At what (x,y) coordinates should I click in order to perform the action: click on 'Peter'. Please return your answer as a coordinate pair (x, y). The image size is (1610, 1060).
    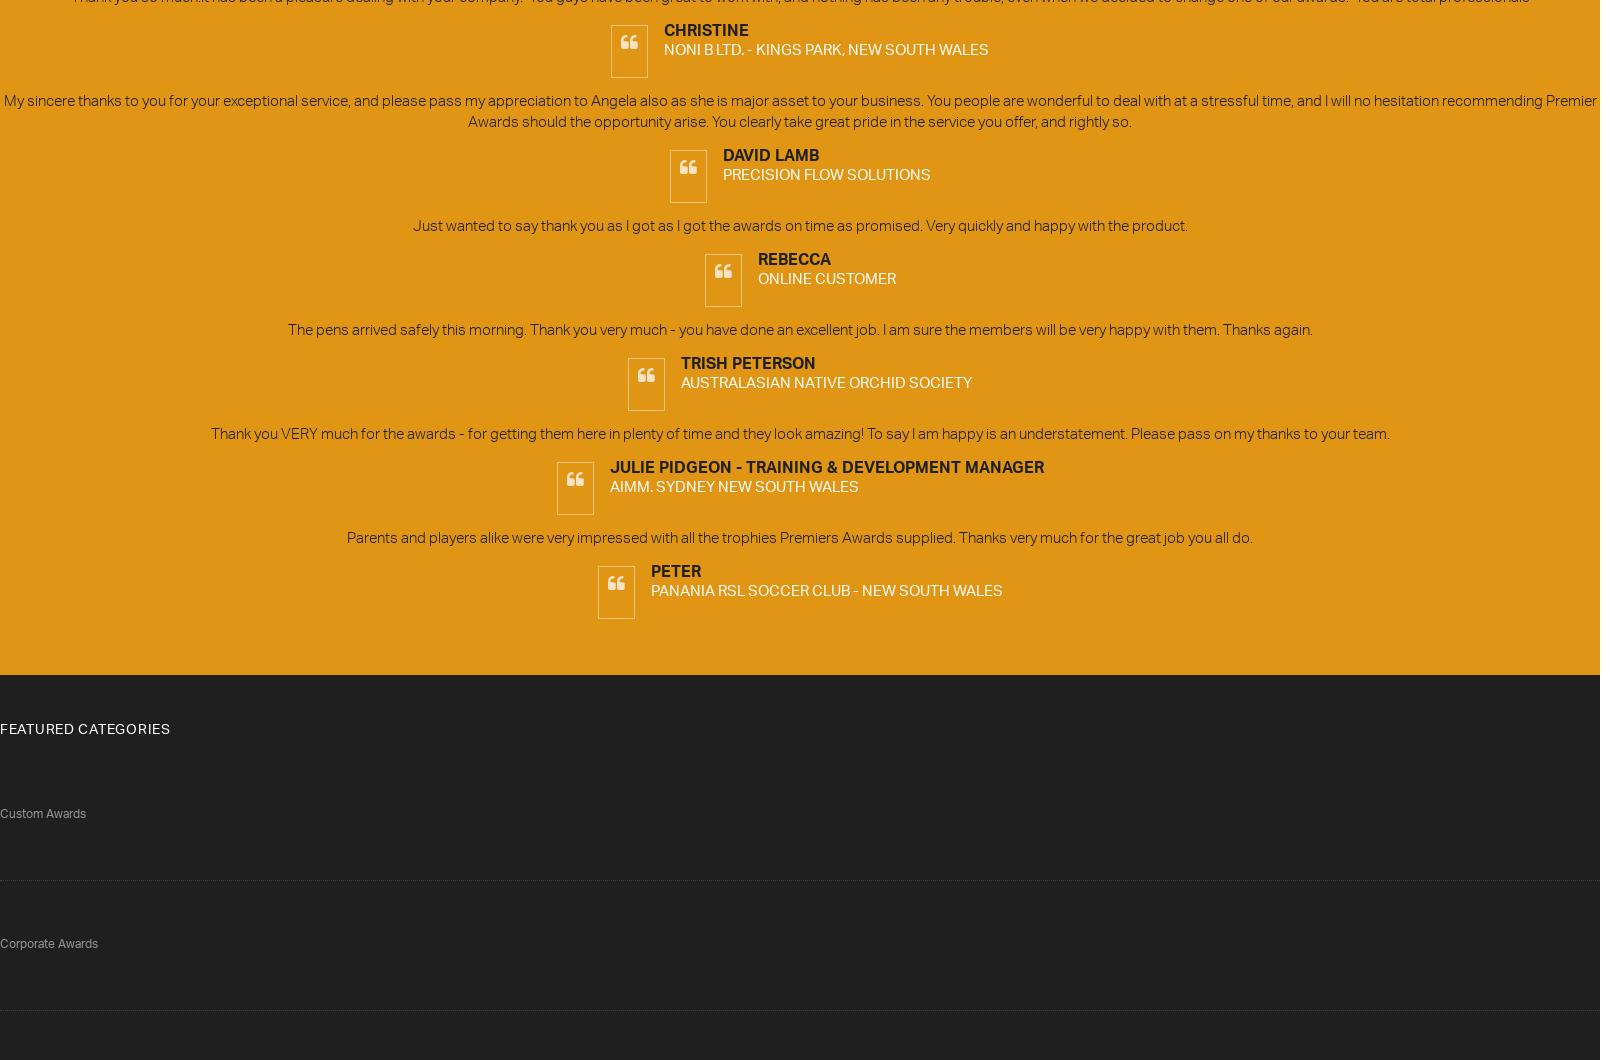
    Looking at the image, I should click on (674, 573).